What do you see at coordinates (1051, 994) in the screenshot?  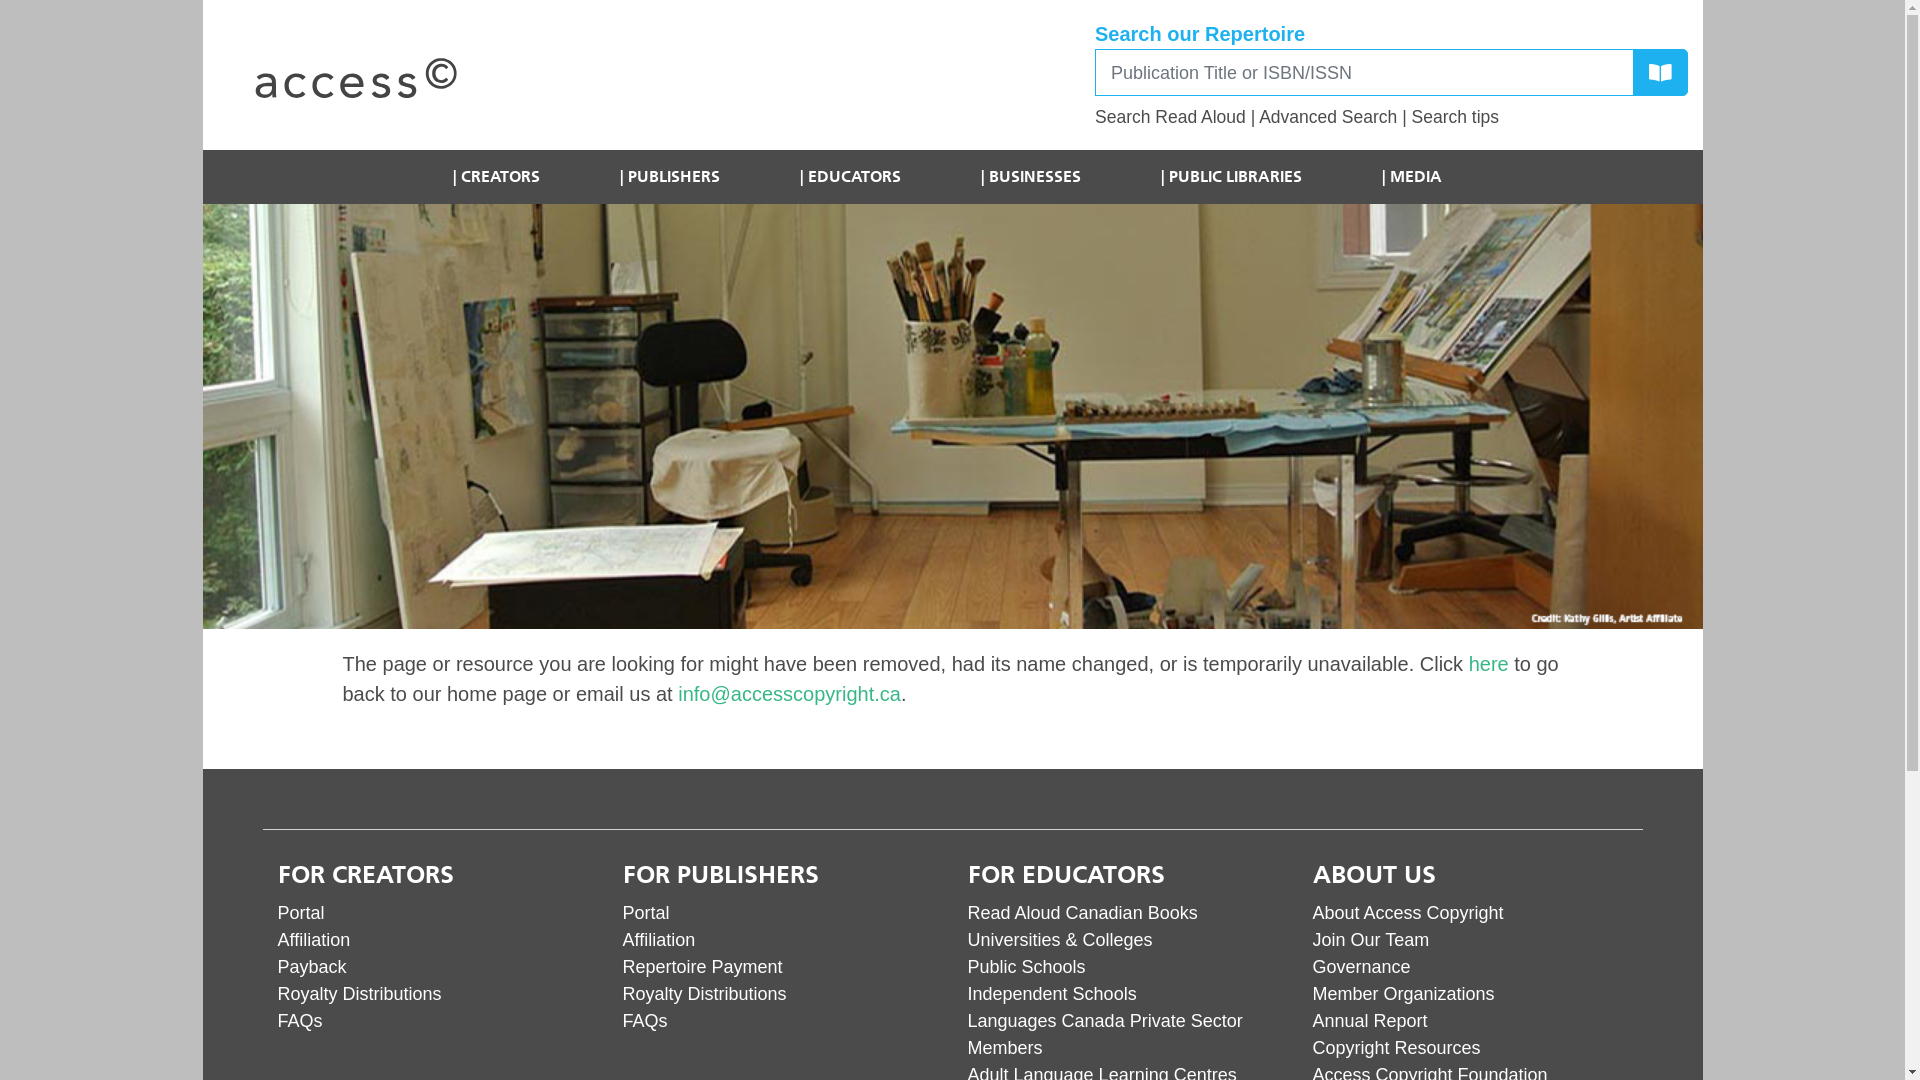 I see `'Independent Schools'` at bounding box center [1051, 994].